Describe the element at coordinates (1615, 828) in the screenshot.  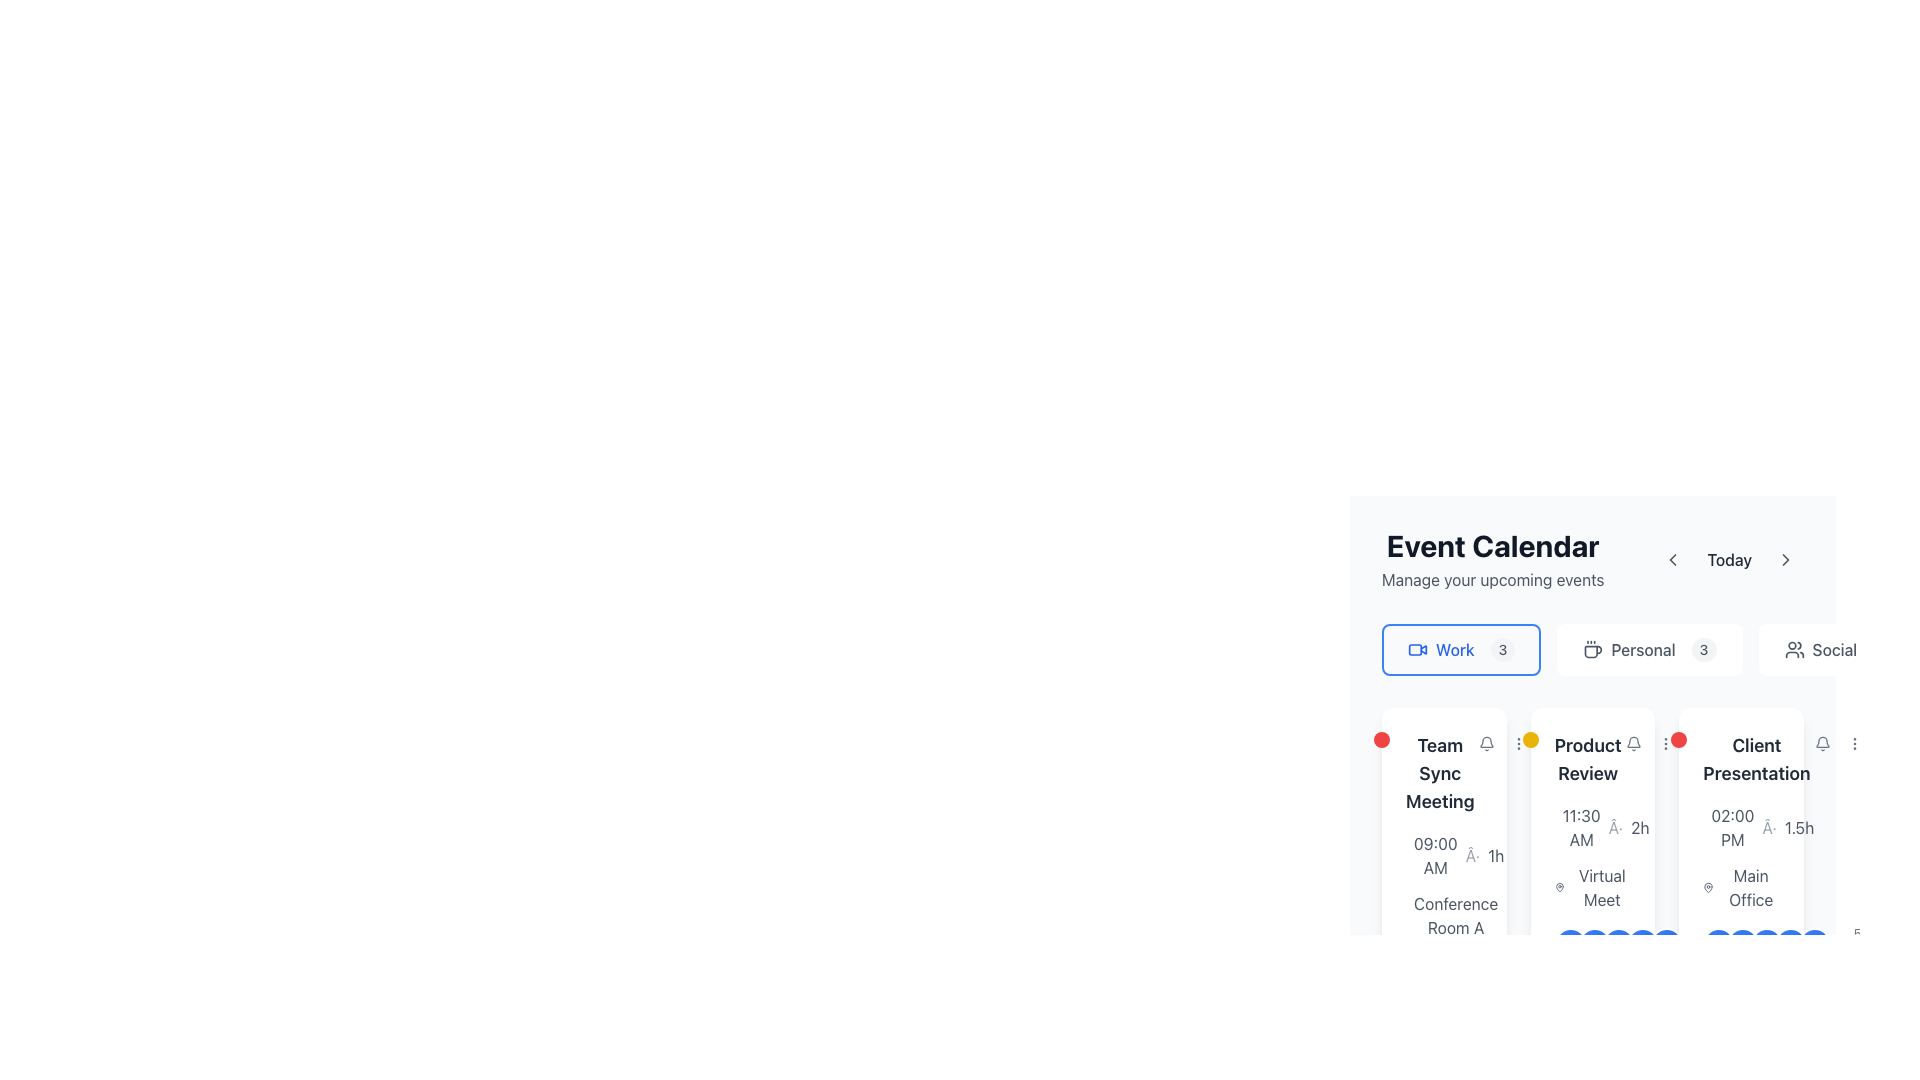
I see `the textual separator or bullet point located in the 'Product Review' event card, positioned between the time text ('11:30 AM') and the duration text ('2h')` at that location.